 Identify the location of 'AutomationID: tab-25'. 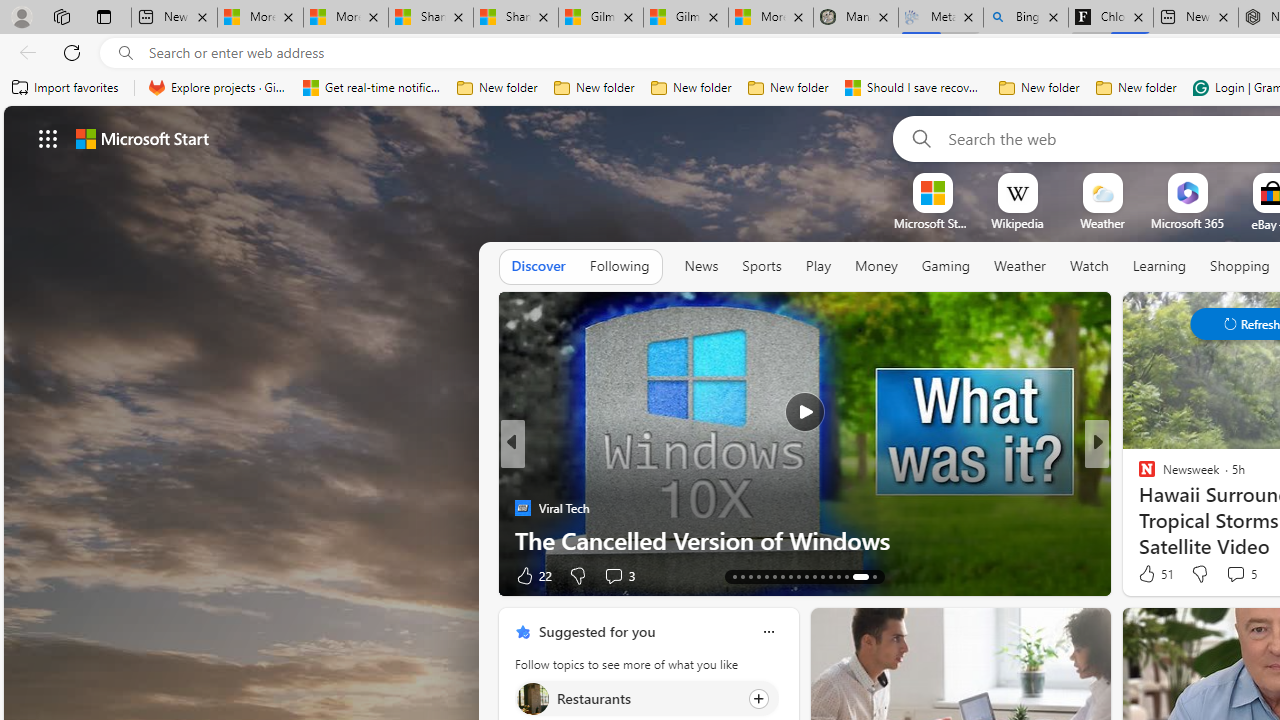
(797, 577).